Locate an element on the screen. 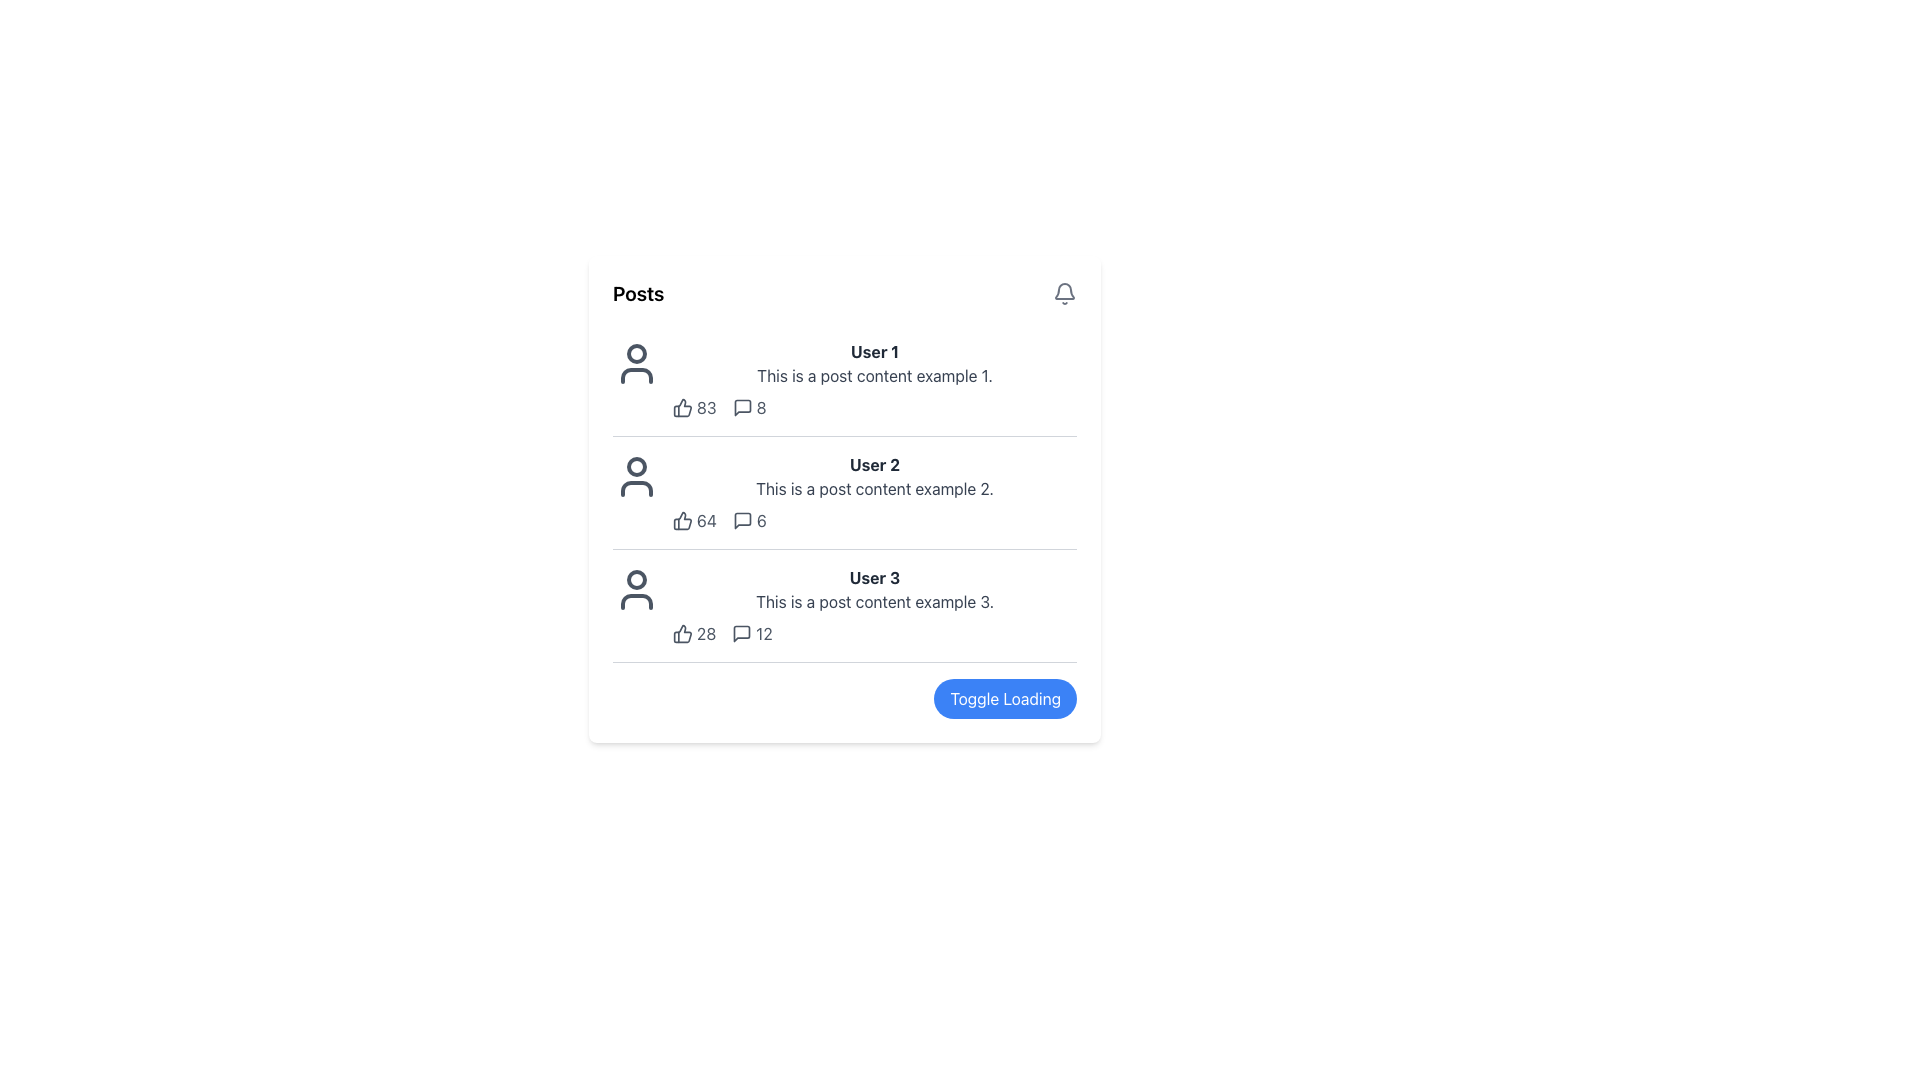 The image size is (1920, 1080). the text label that states 'This is a post content example 3.' which is located in the third post below the user label 'User 3' is located at coordinates (874, 600).